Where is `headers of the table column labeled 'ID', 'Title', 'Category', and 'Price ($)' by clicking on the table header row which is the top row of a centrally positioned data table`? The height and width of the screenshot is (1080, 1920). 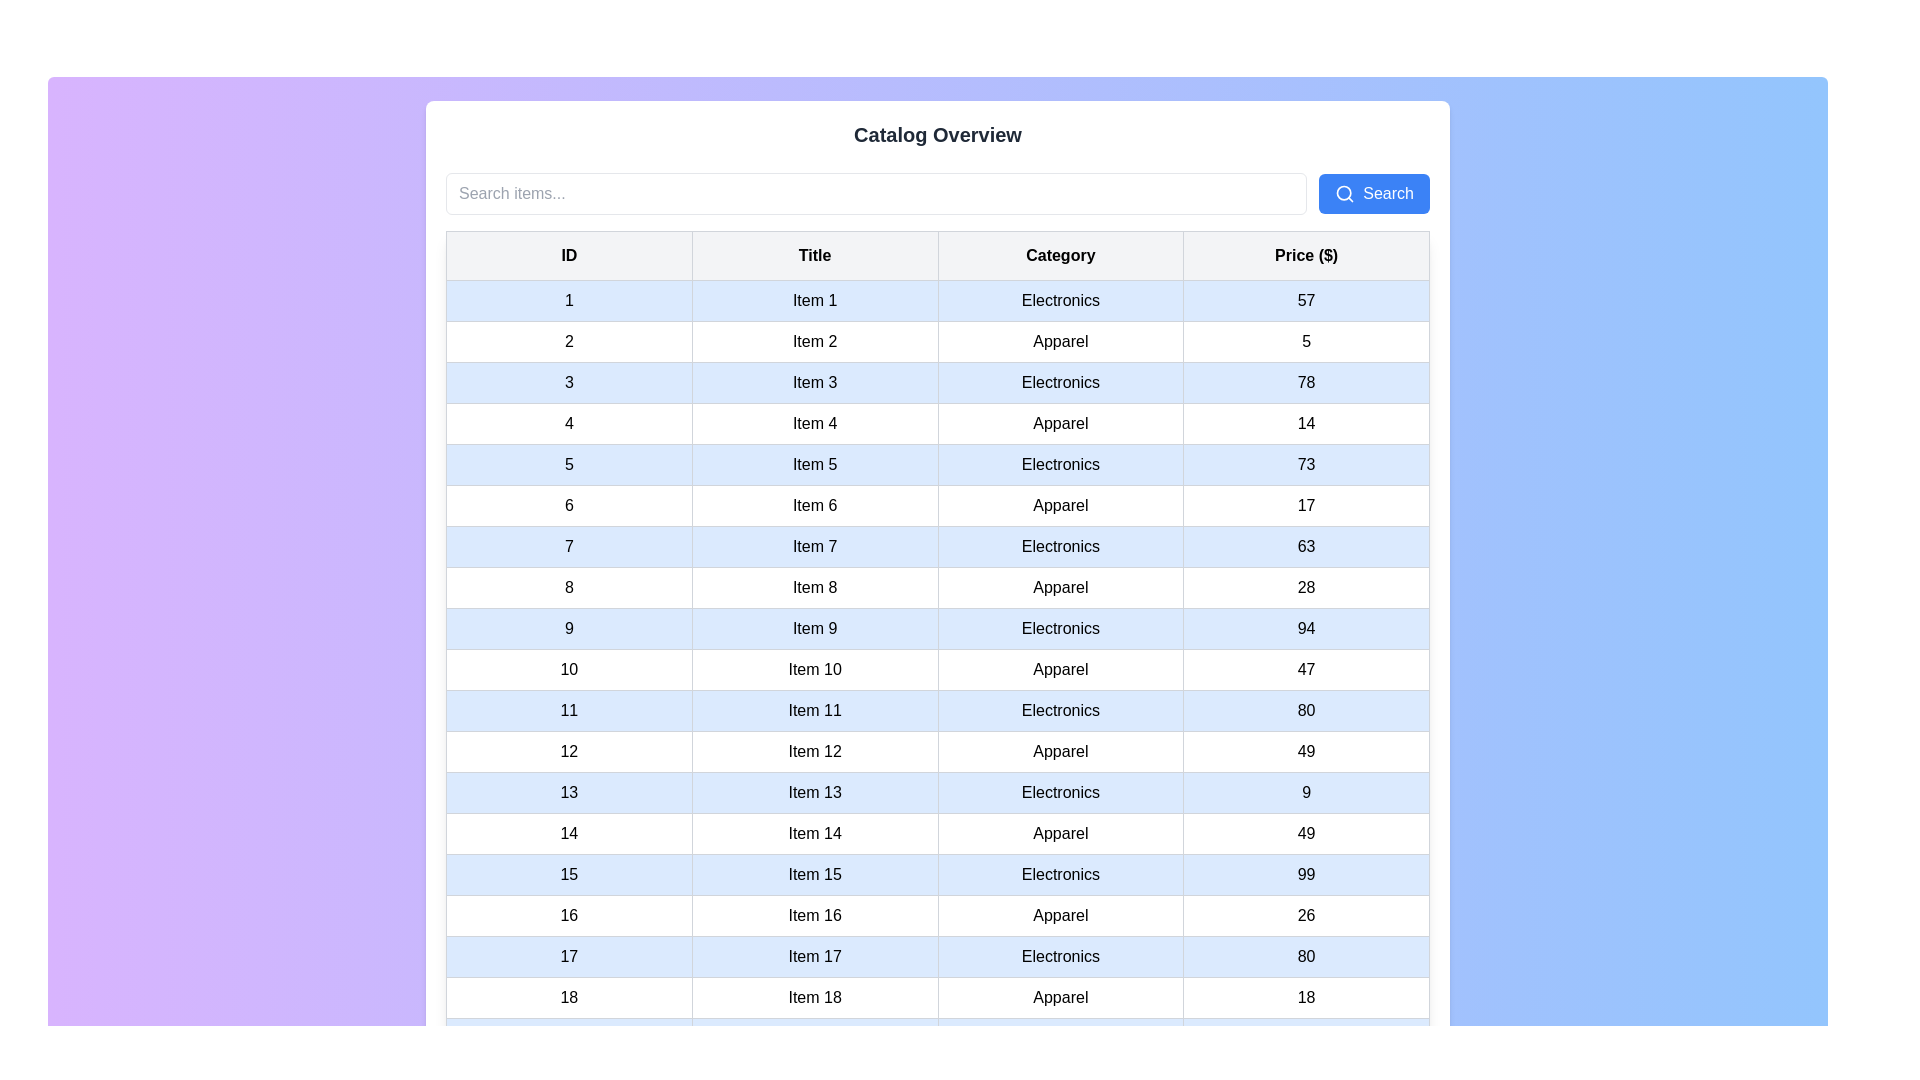
headers of the table column labeled 'ID', 'Title', 'Category', and 'Price ($)' by clicking on the table header row which is the top row of a centrally positioned data table is located at coordinates (936, 254).